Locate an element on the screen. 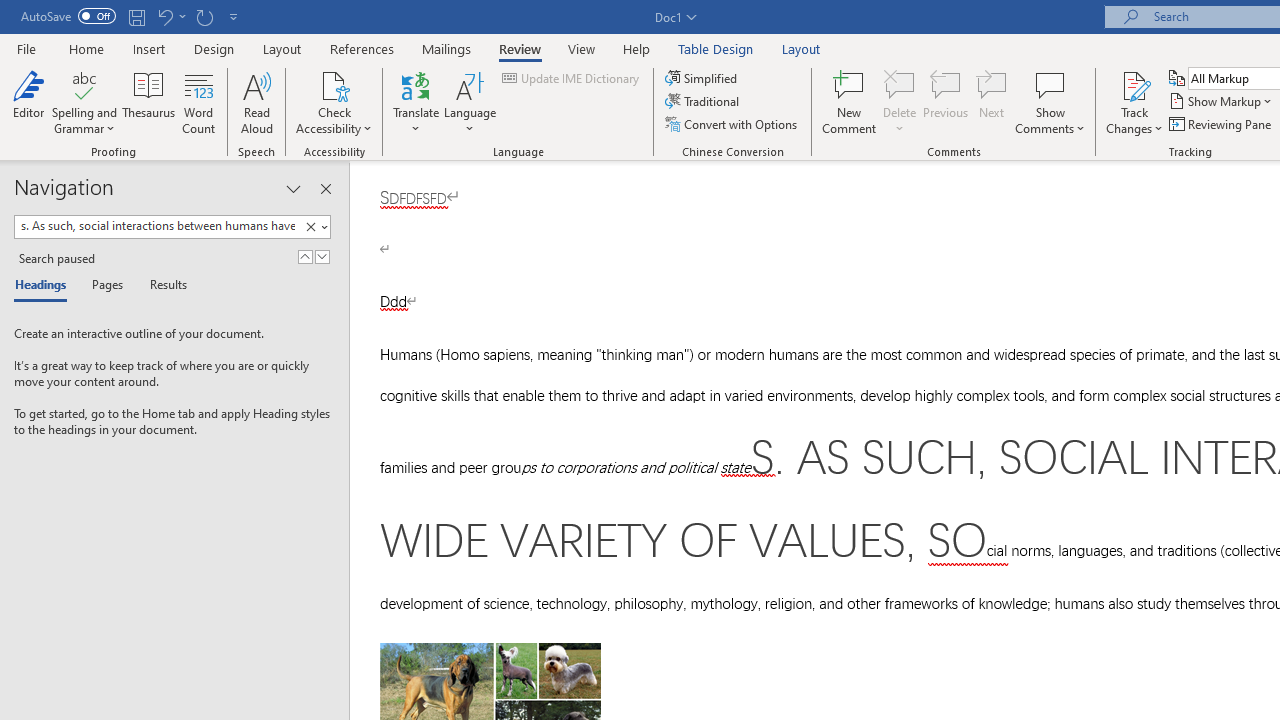 Image resolution: width=1280 pixels, height=720 pixels. 'Language' is located at coordinates (469, 103).